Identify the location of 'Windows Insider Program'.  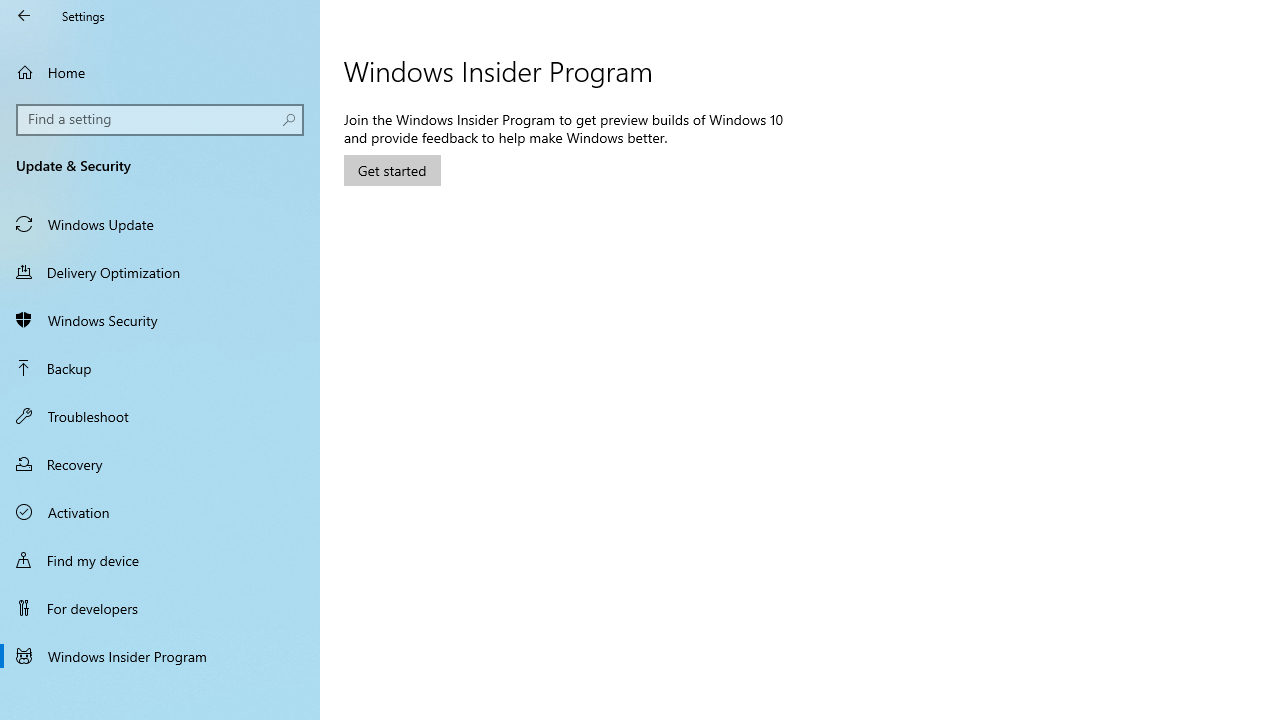
(160, 655).